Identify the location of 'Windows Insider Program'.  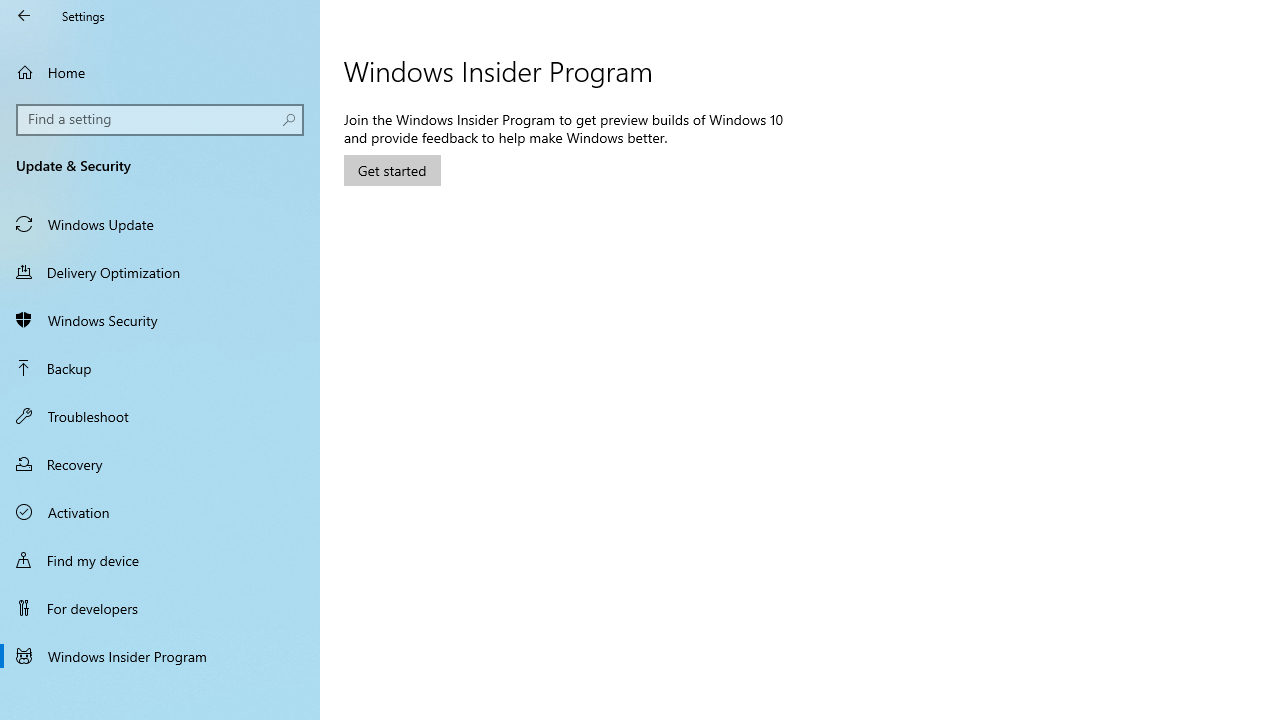
(160, 655).